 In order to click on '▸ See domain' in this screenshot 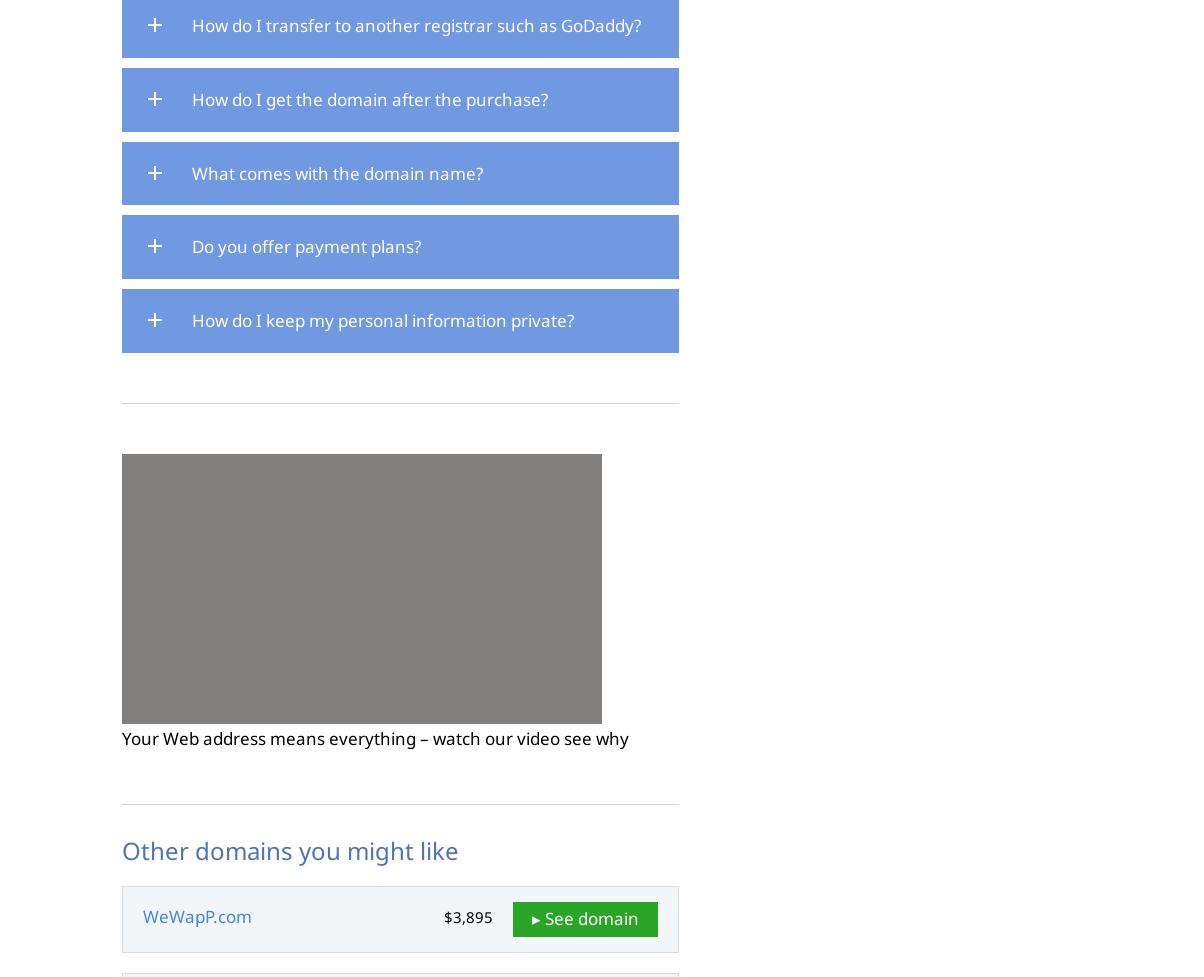, I will do `click(585, 917)`.